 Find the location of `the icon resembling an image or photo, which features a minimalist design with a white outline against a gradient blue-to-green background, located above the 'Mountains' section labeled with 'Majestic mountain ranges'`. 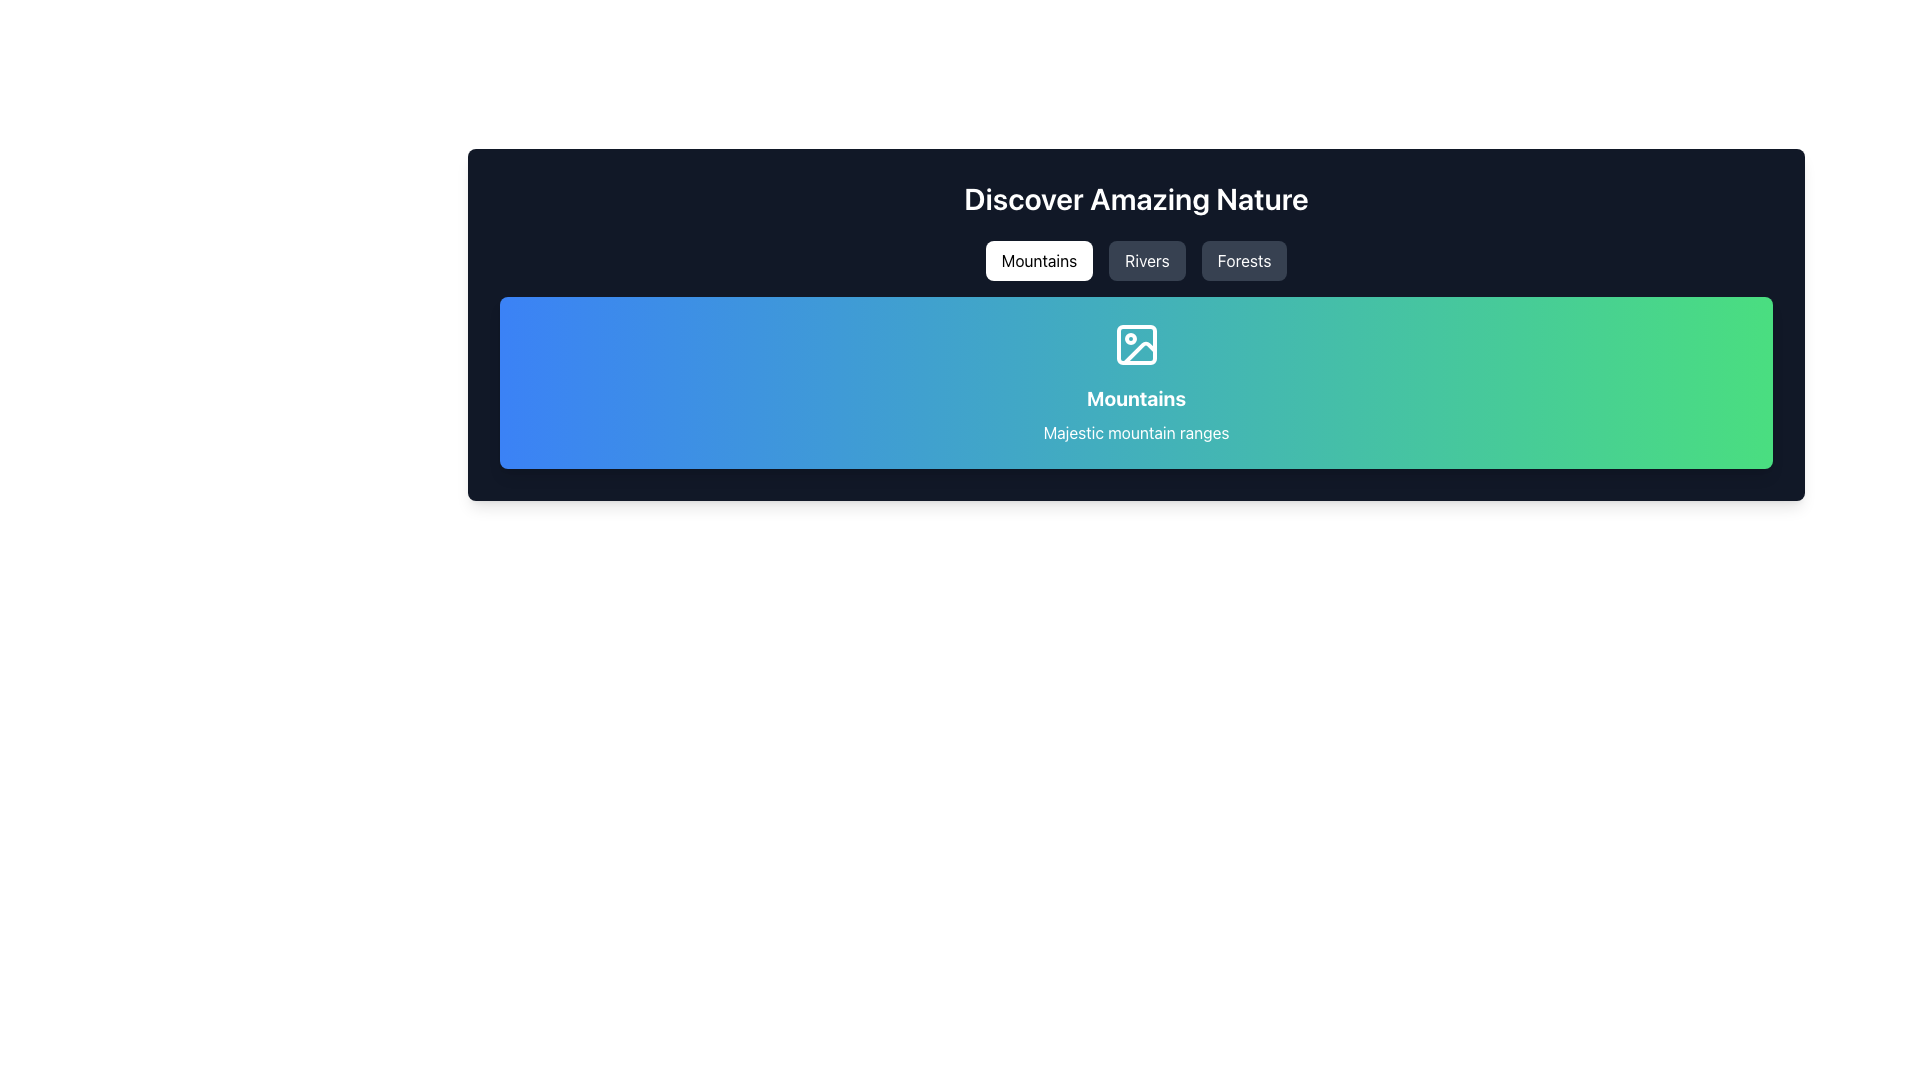

the icon resembling an image or photo, which features a minimalist design with a white outline against a gradient blue-to-green background, located above the 'Mountains' section labeled with 'Majestic mountain ranges' is located at coordinates (1136, 343).